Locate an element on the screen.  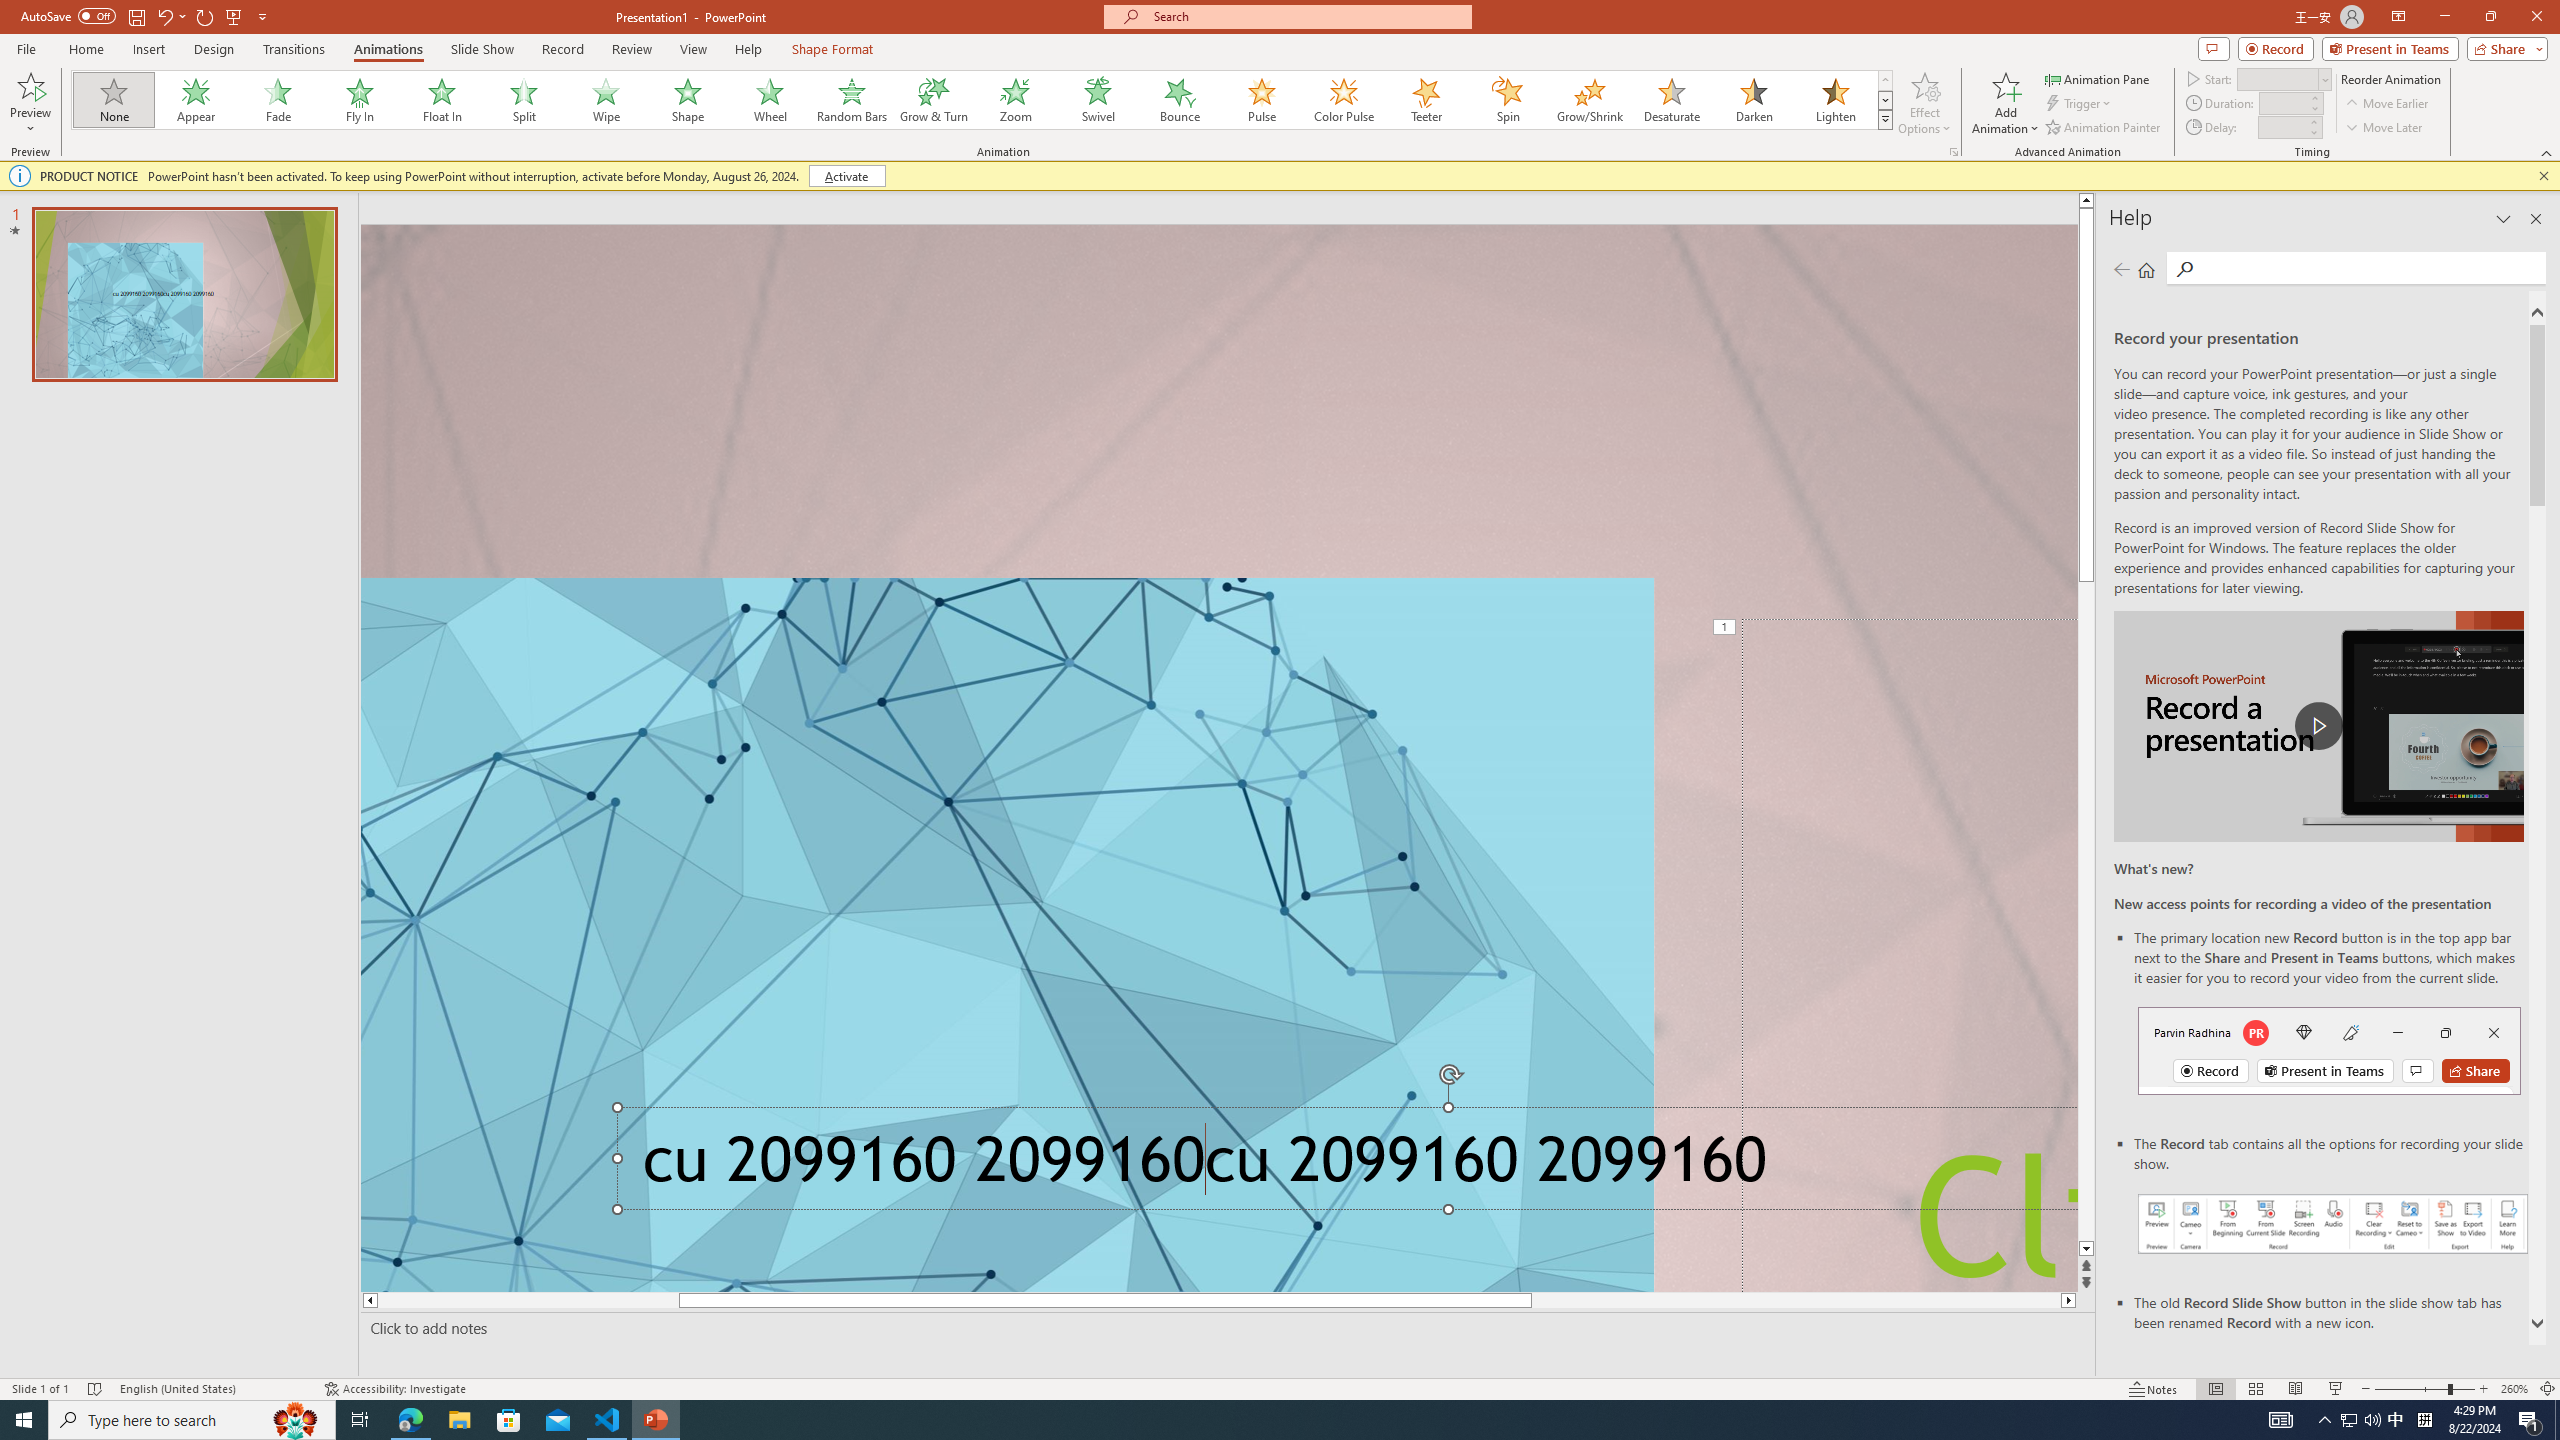
'Effect Options' is located at coordinates (1924, 103).